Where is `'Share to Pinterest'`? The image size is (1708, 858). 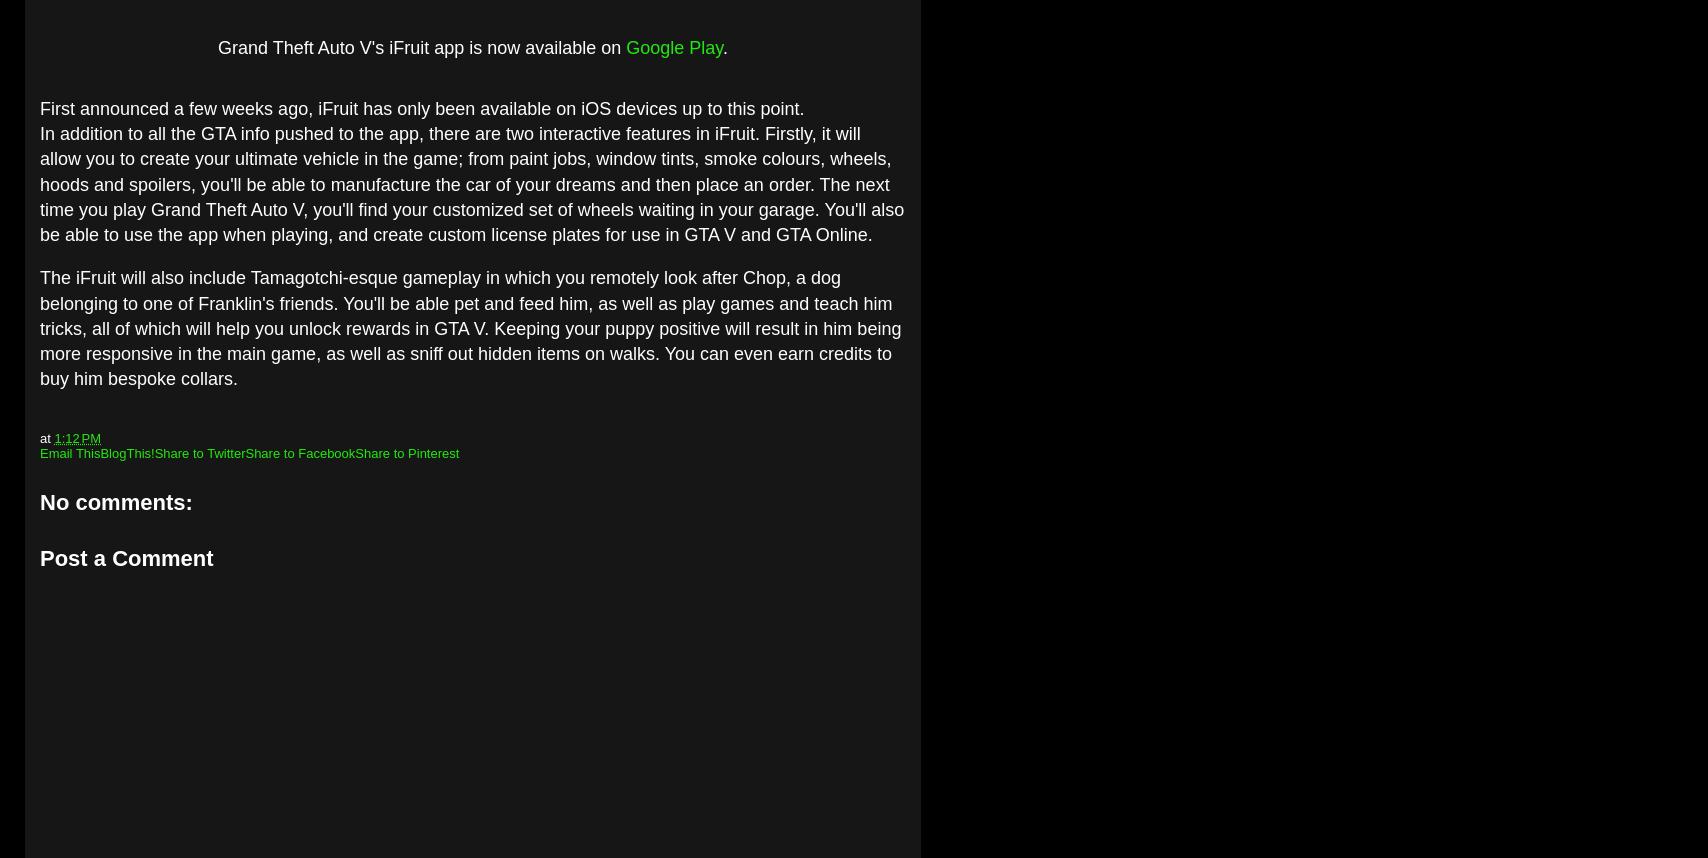
'Share to Pinterest' is located at coordinates (354, 453).